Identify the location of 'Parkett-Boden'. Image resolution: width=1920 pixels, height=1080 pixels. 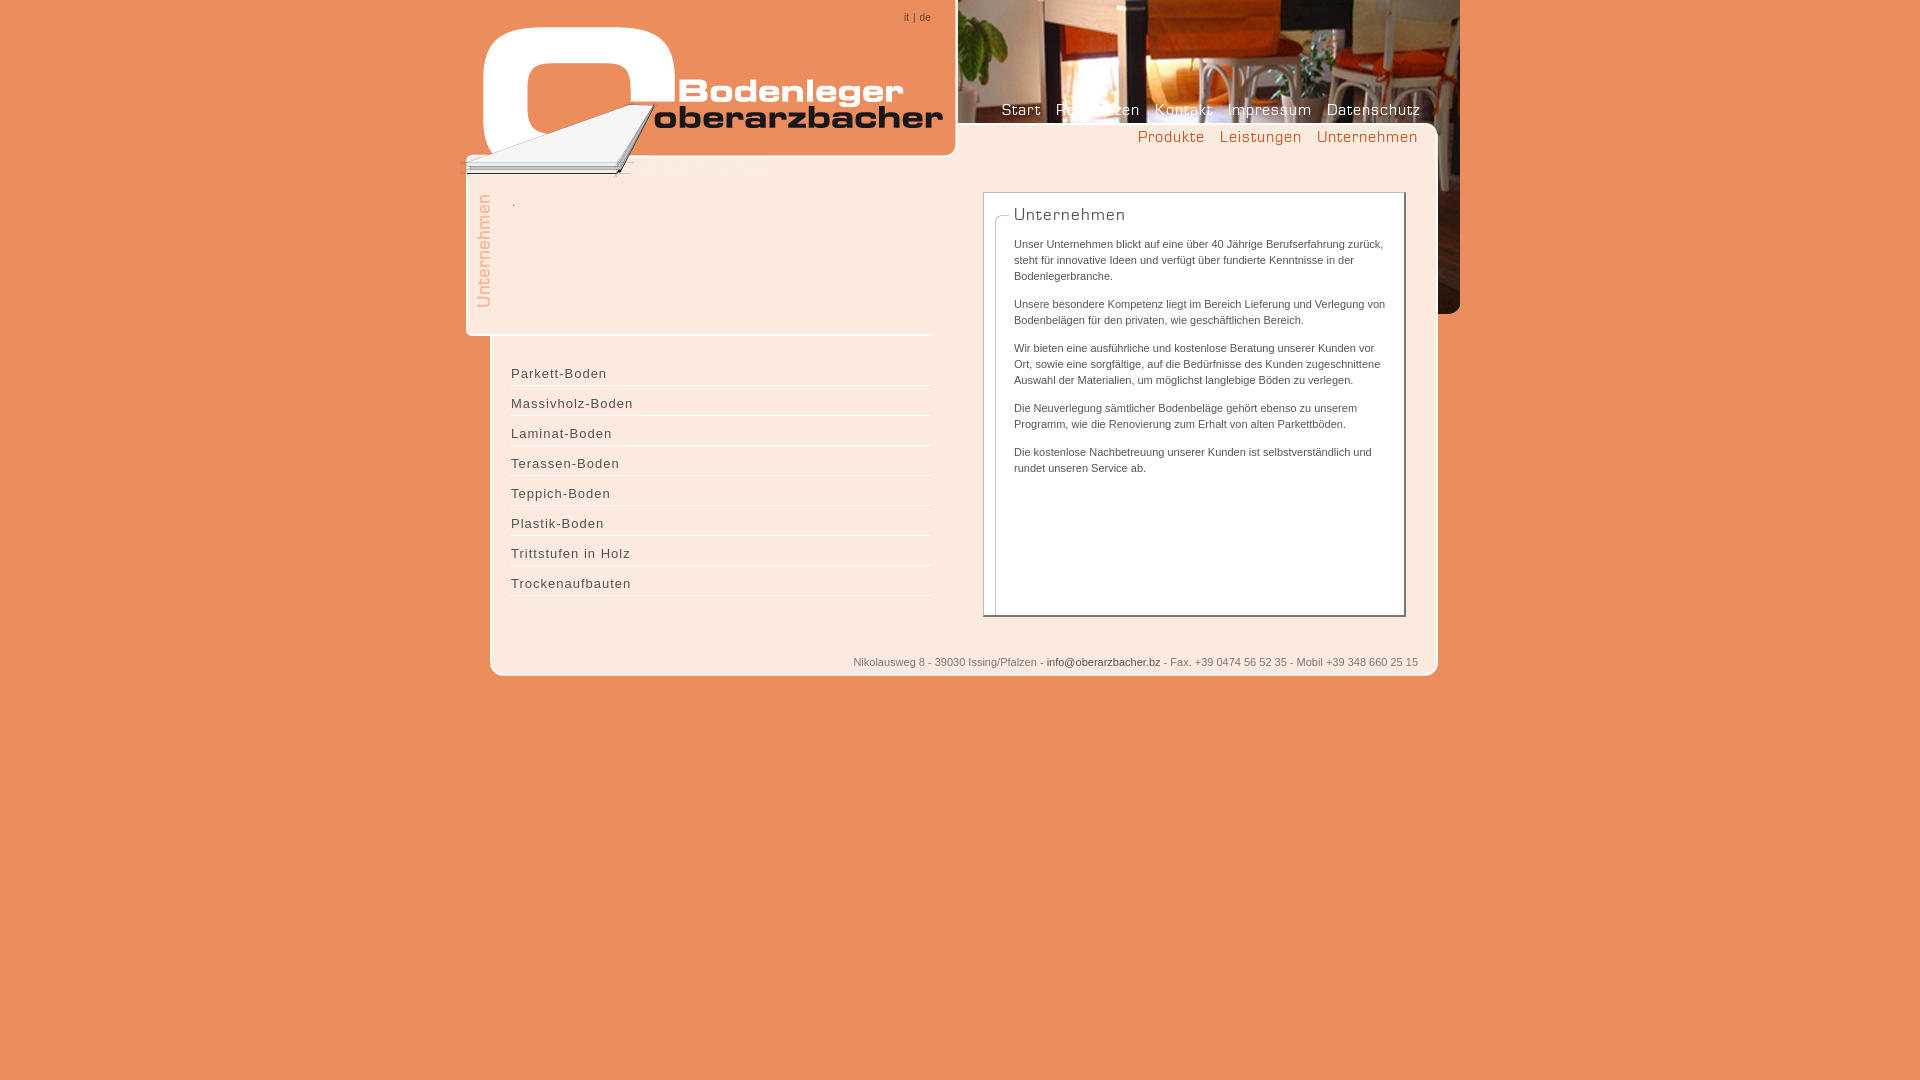
(720, 370).